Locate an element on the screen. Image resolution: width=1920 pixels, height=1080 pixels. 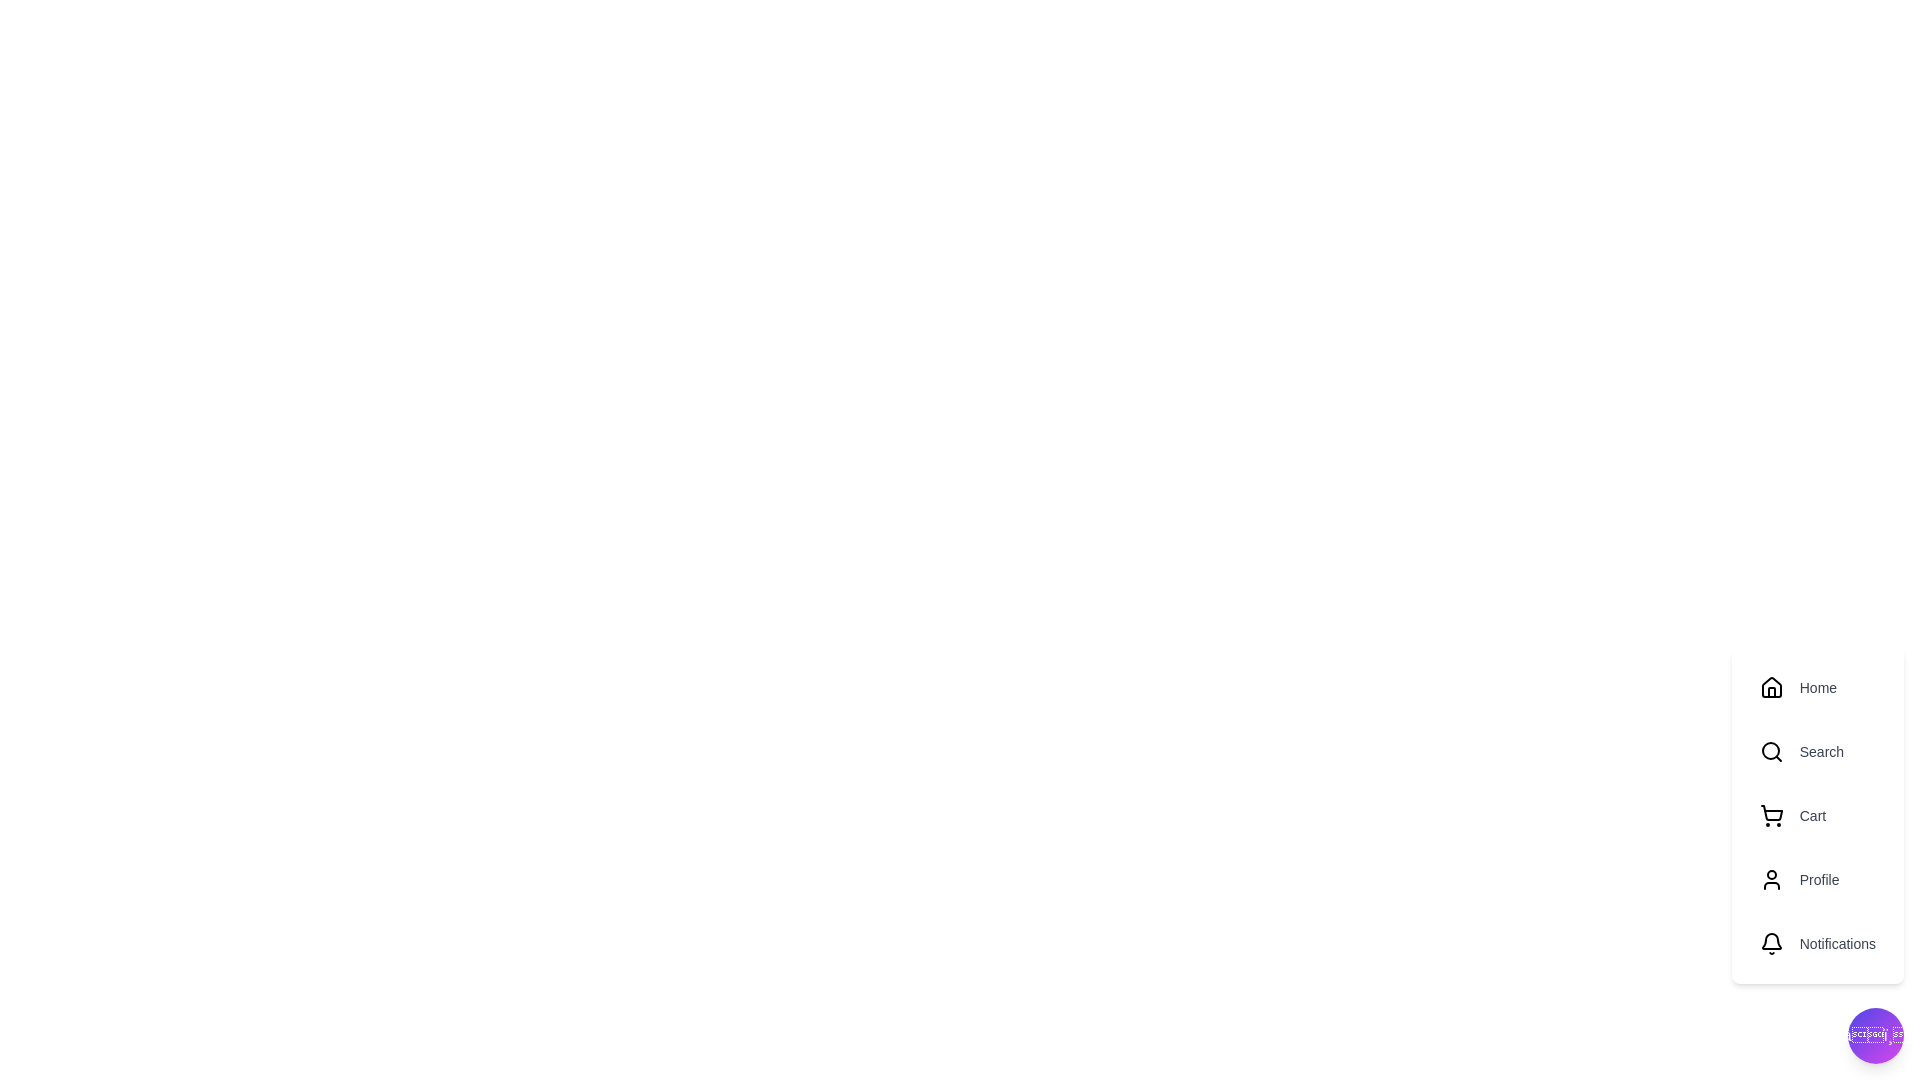
circular button at the bottom-right corner to toggle the menu is located at coordinates (1875, 1035).